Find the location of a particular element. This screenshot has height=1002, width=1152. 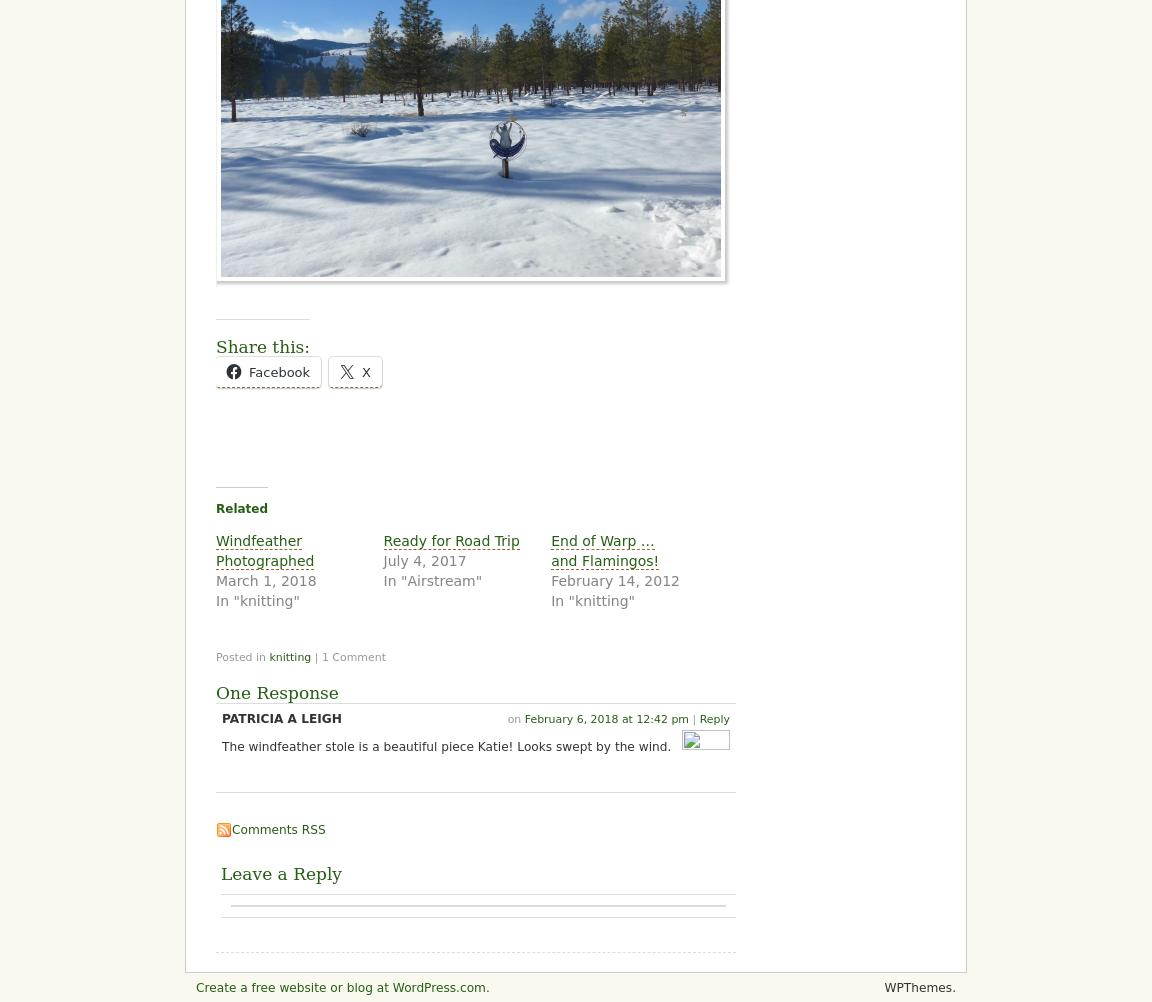

'Create a free website or blog at WordPress.com.' is located at coordinates (195, 986).